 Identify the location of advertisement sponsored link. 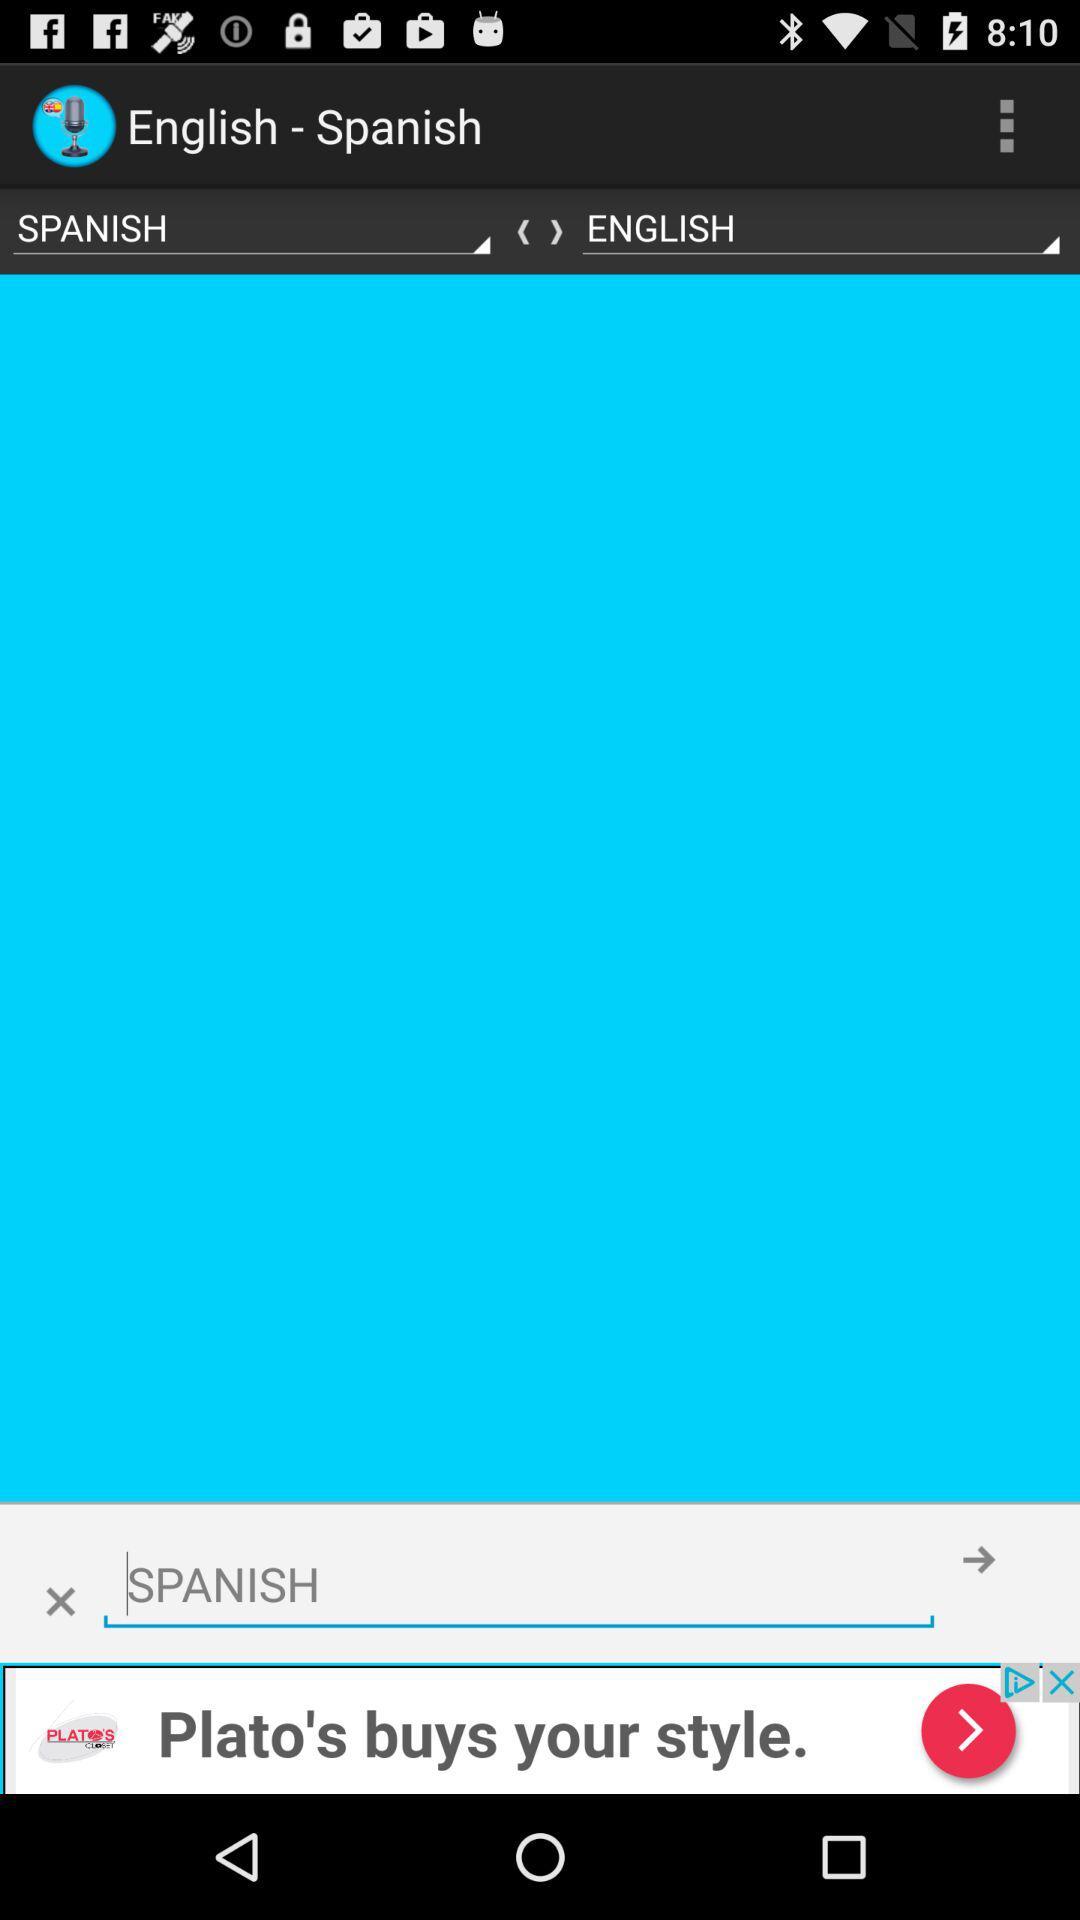
(540, 1727).